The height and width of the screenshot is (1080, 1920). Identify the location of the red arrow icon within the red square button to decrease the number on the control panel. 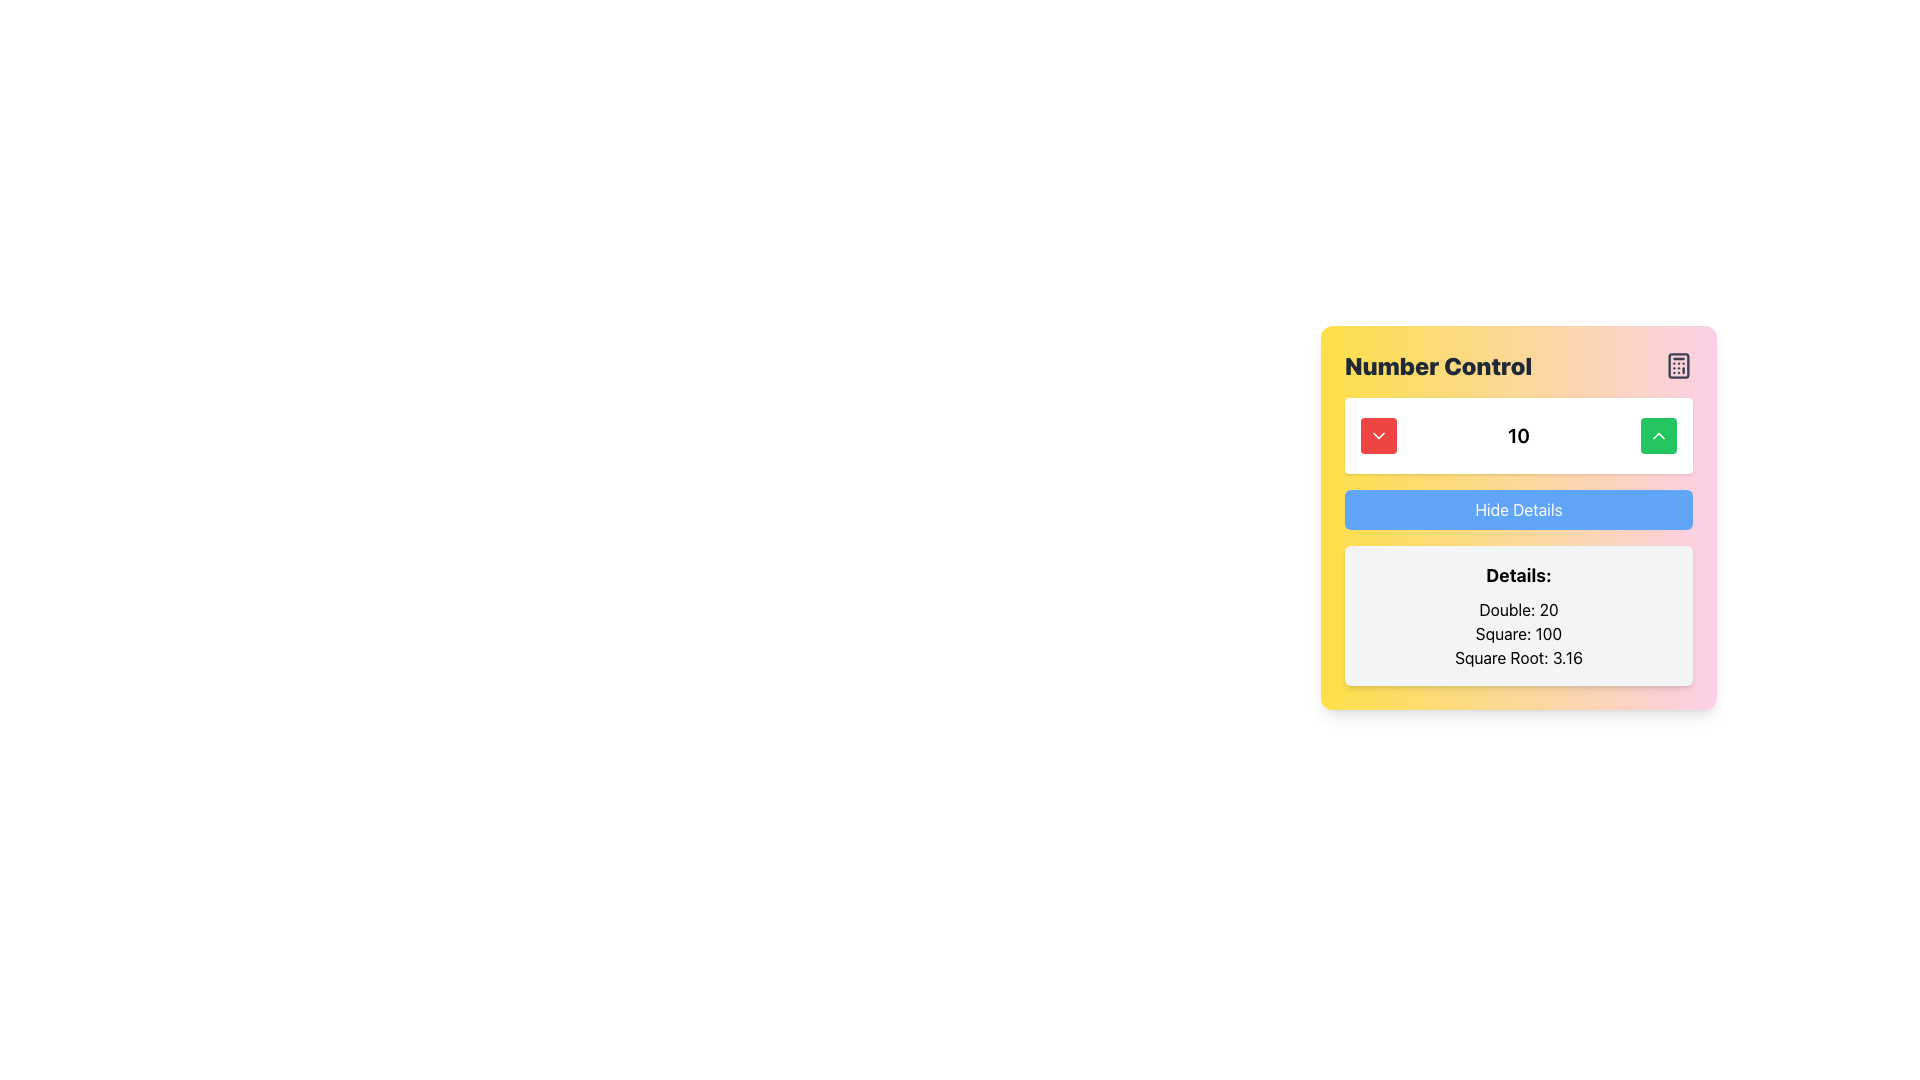
(1377, 434).